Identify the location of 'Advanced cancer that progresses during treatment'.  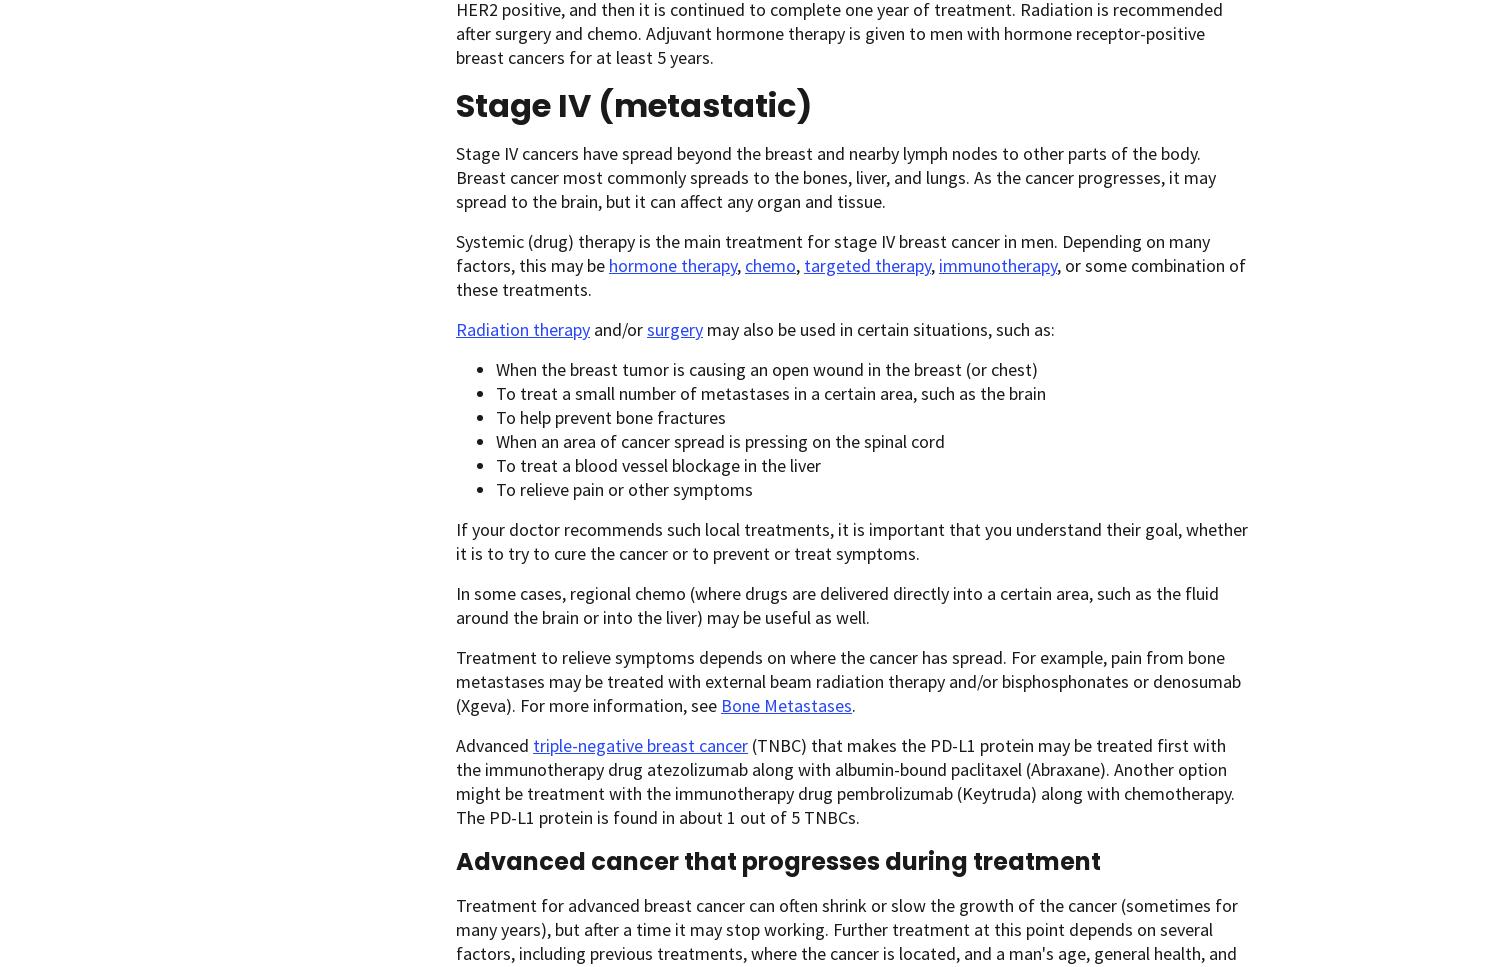
(455, 860).